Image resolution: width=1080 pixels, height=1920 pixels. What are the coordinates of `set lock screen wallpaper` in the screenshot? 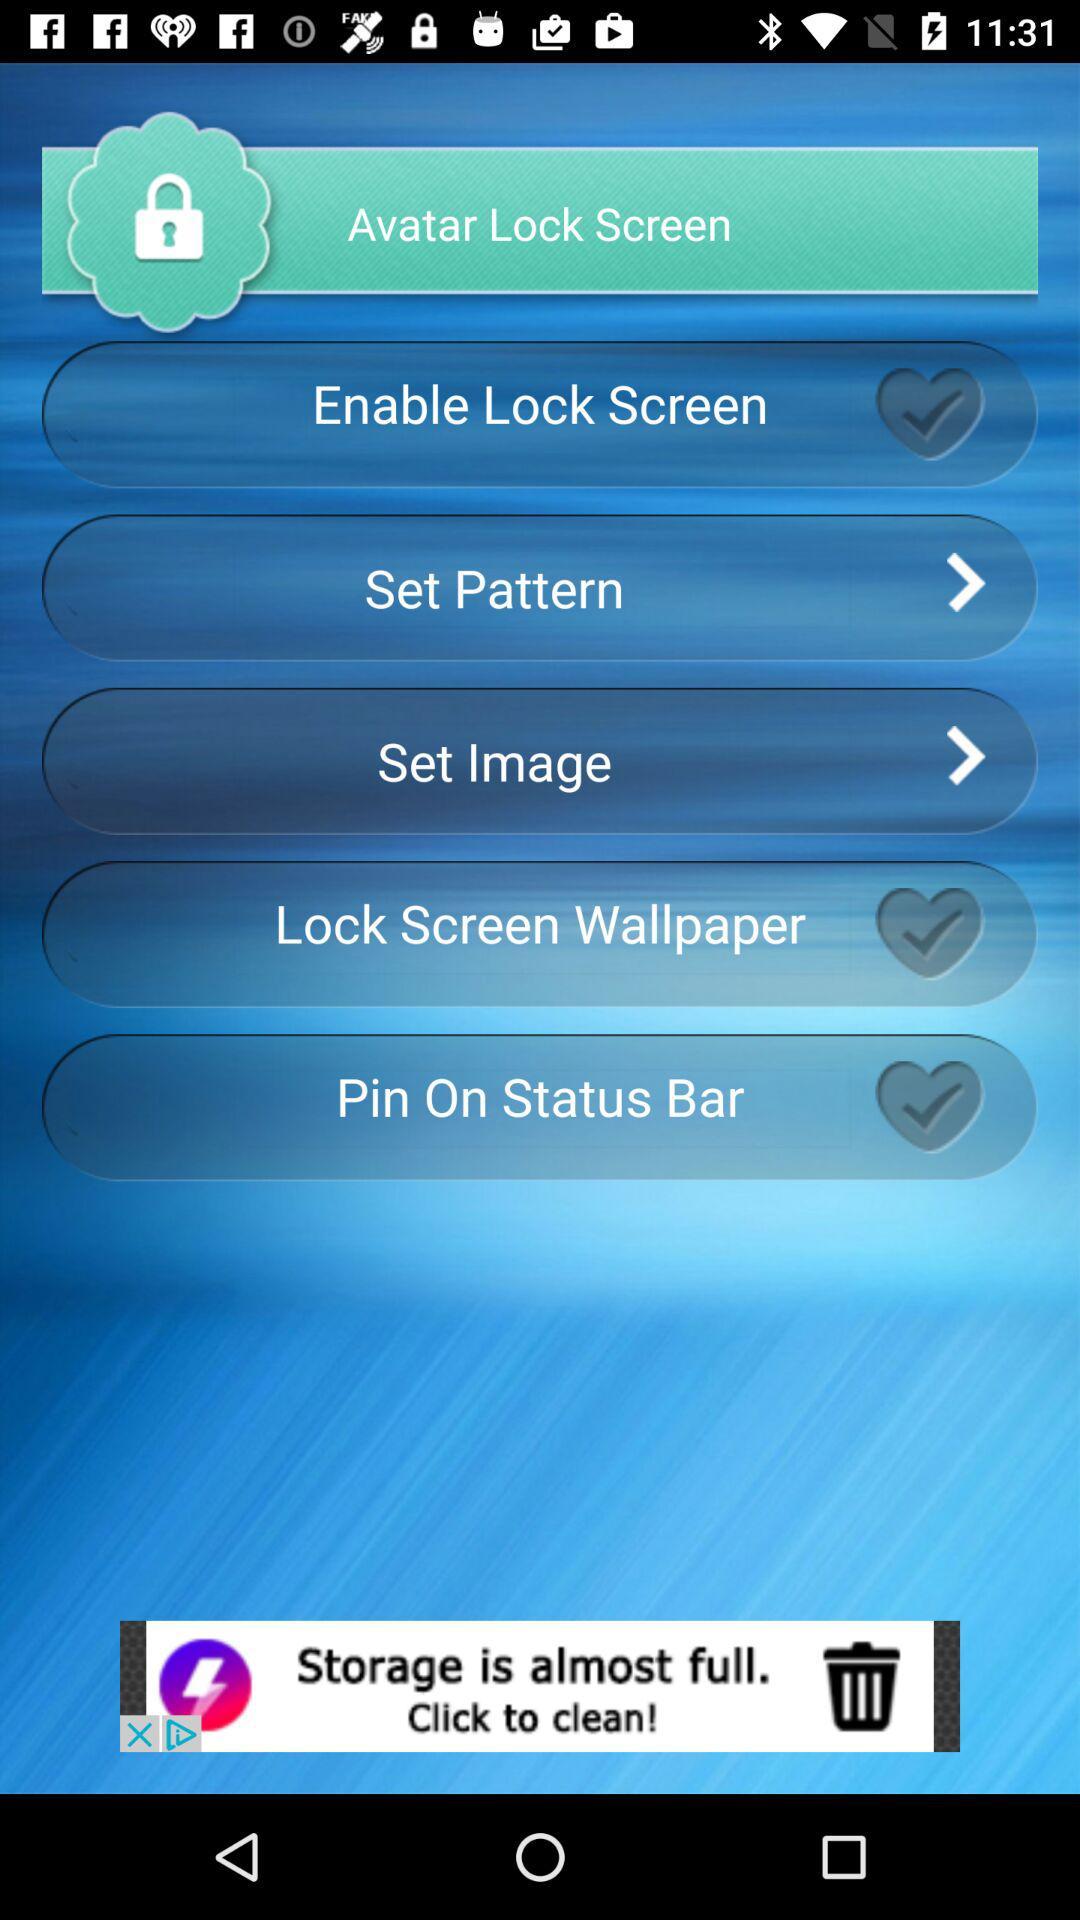 It's located at (955, 933).